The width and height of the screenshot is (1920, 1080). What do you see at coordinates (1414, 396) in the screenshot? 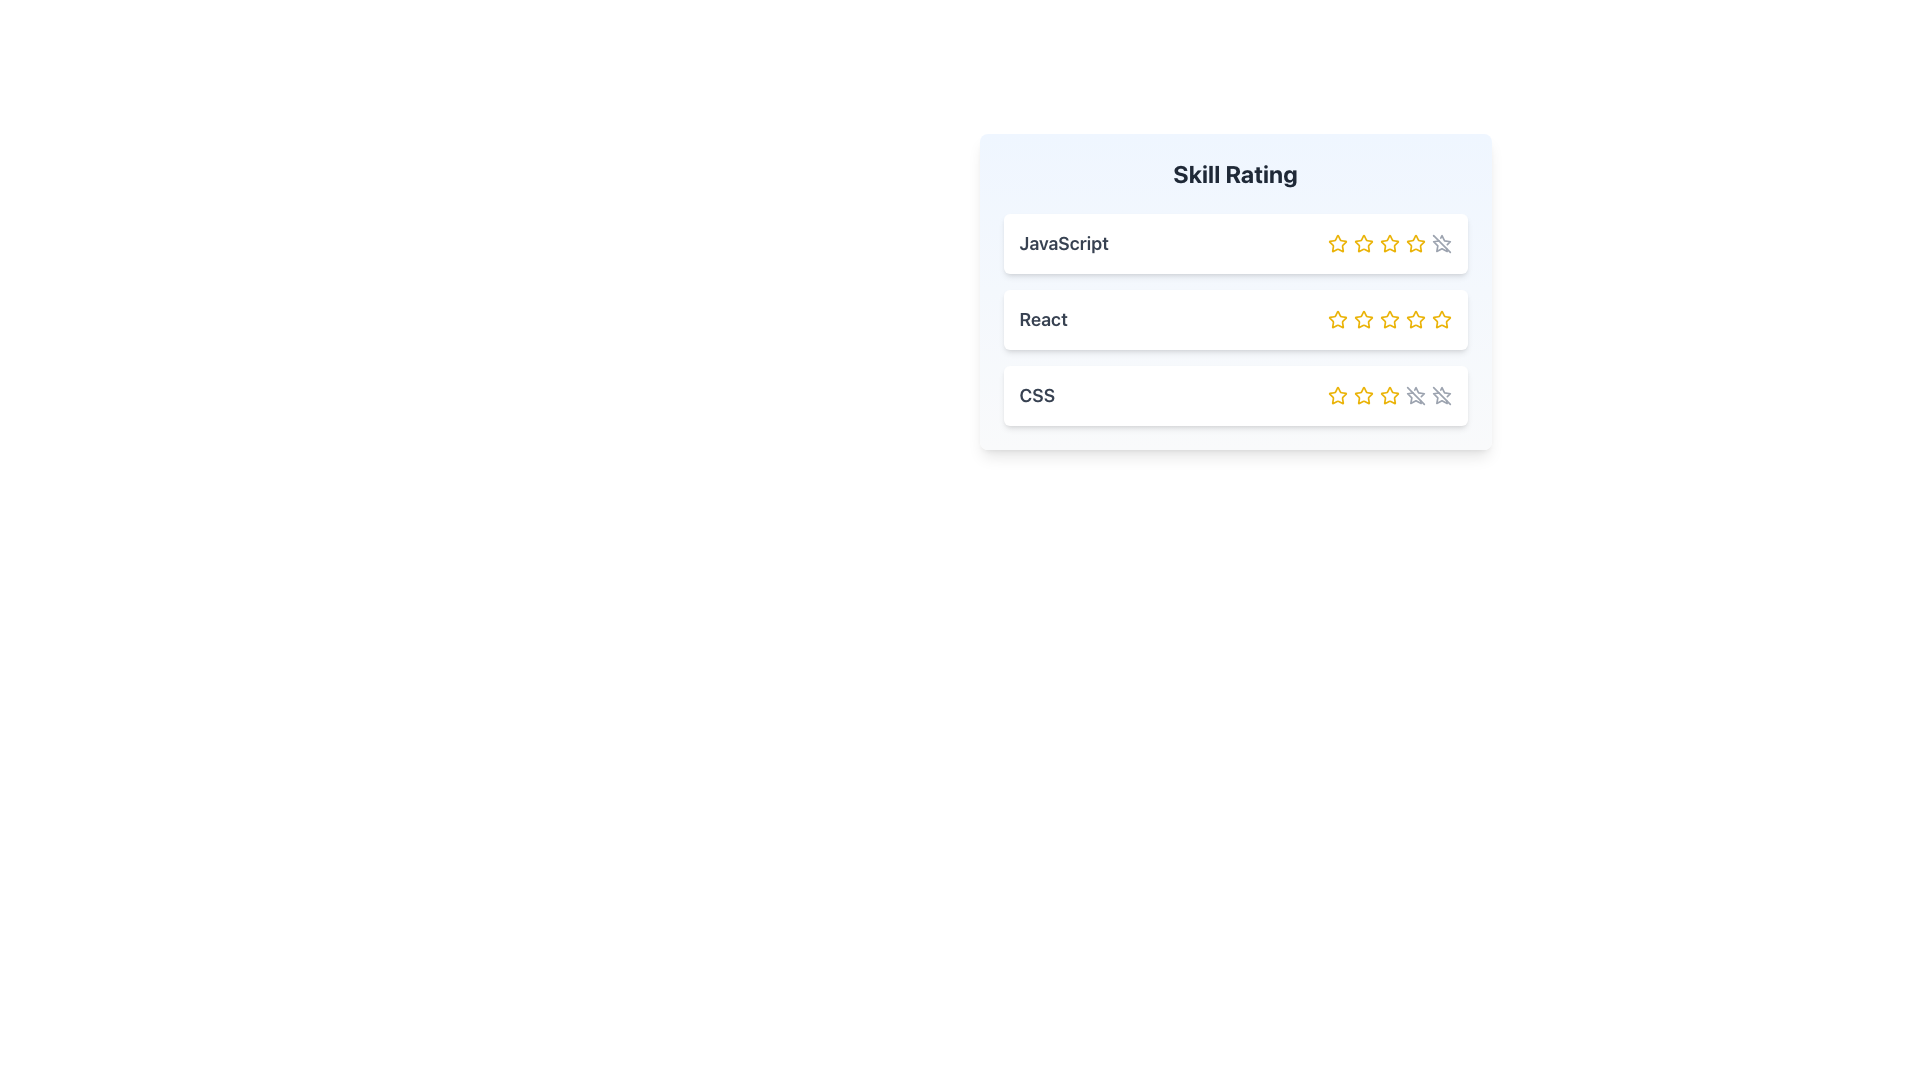
I see `the disabled SVG Line that crosses the last star icon in the CSS skill row of the Skill Rating card` at bounding box center [1414, 396].